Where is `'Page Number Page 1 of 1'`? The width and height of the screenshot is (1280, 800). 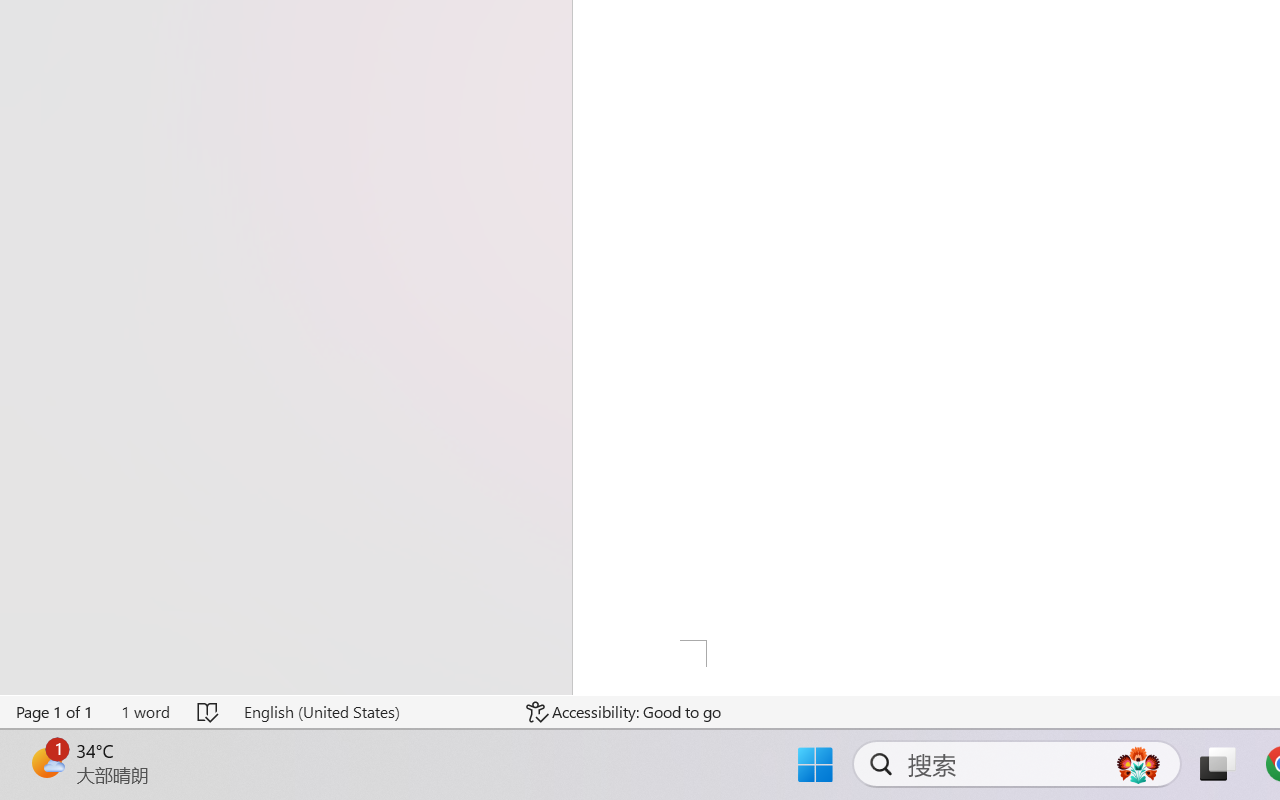
'Page Number Page 1 of 1' is located at coordinates (55, 711).